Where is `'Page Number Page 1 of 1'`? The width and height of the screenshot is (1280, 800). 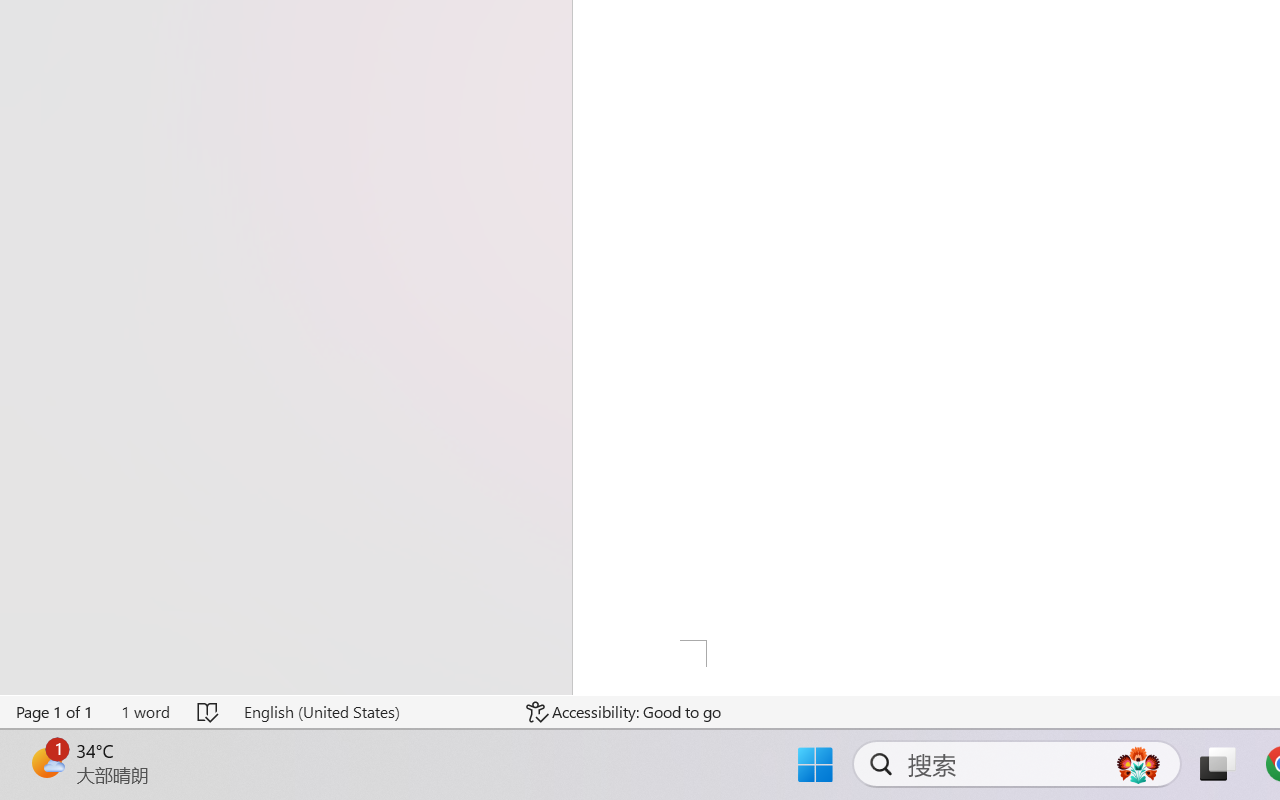
'Page Number Page 1 of 1' is located at coordinates (55, 711).